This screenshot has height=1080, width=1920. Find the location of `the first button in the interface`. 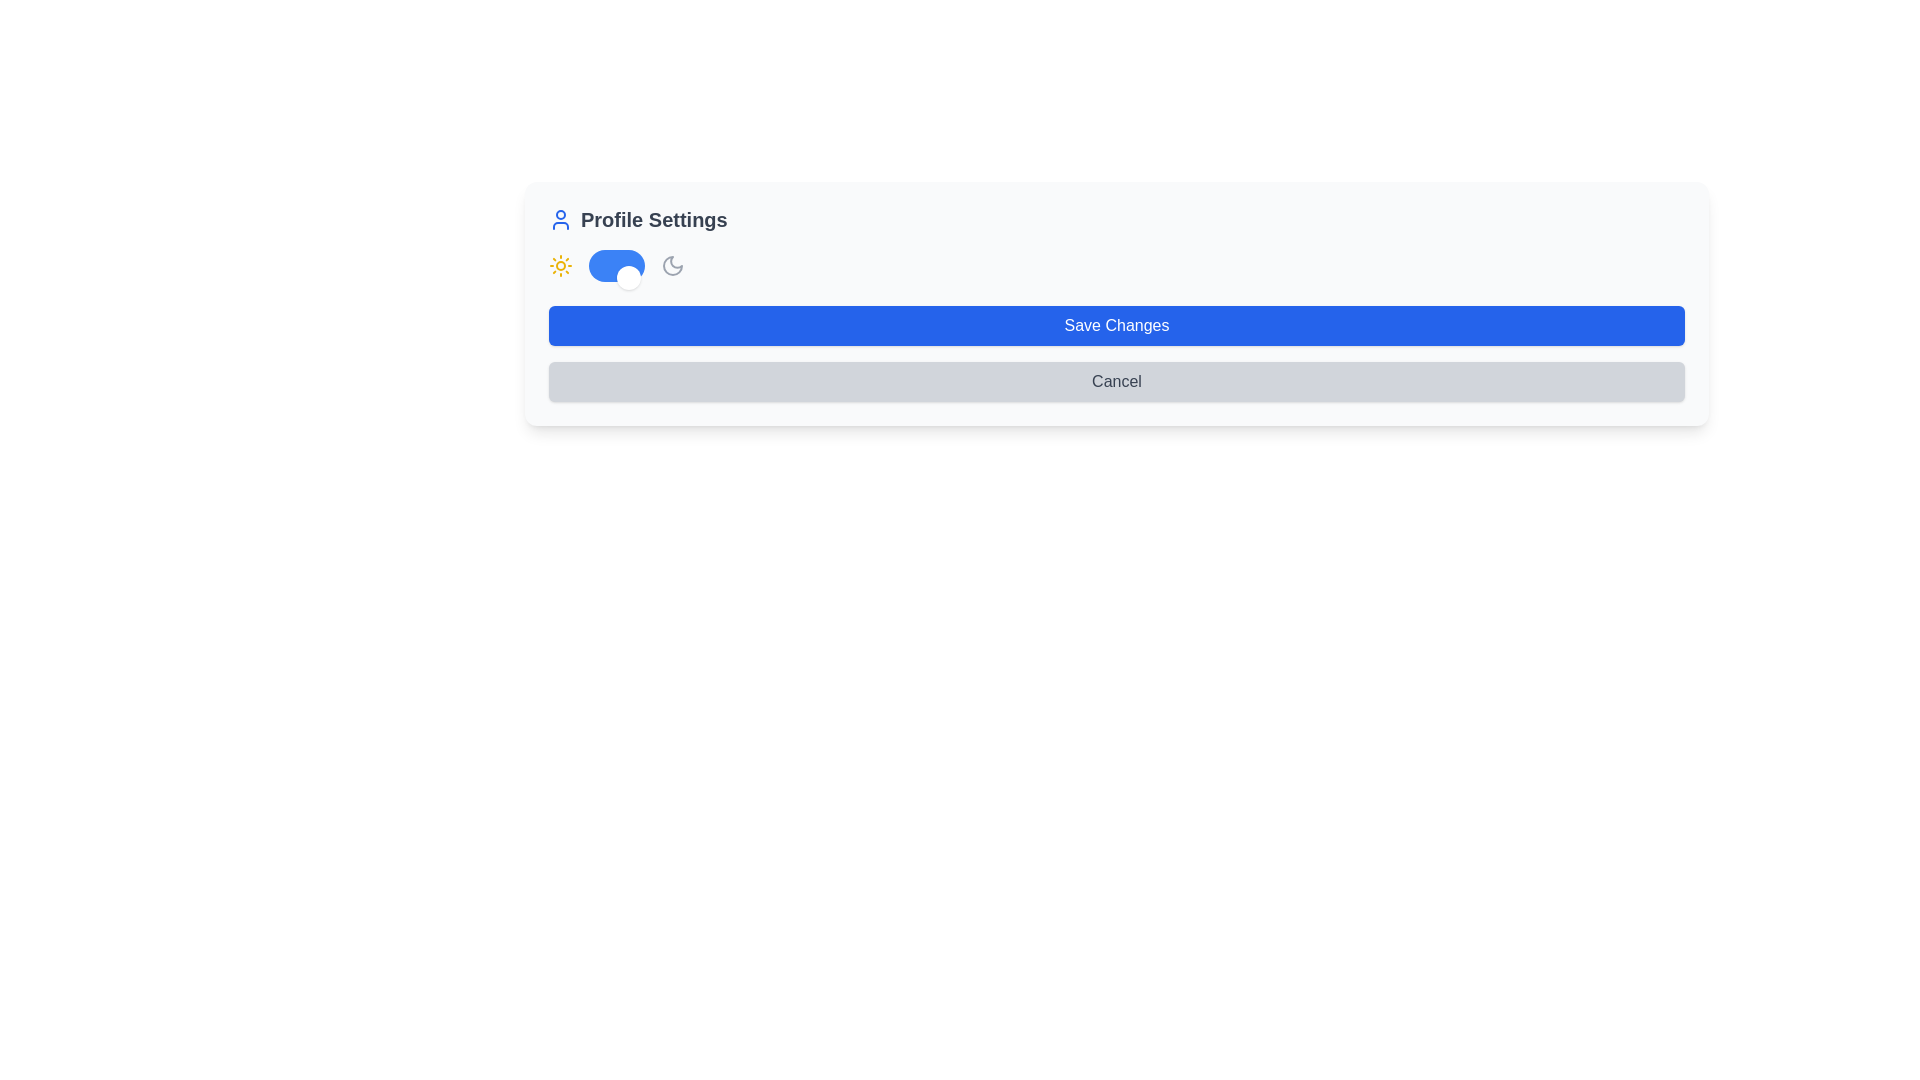

the first button in the interface is located at coordinates (1116, 325).